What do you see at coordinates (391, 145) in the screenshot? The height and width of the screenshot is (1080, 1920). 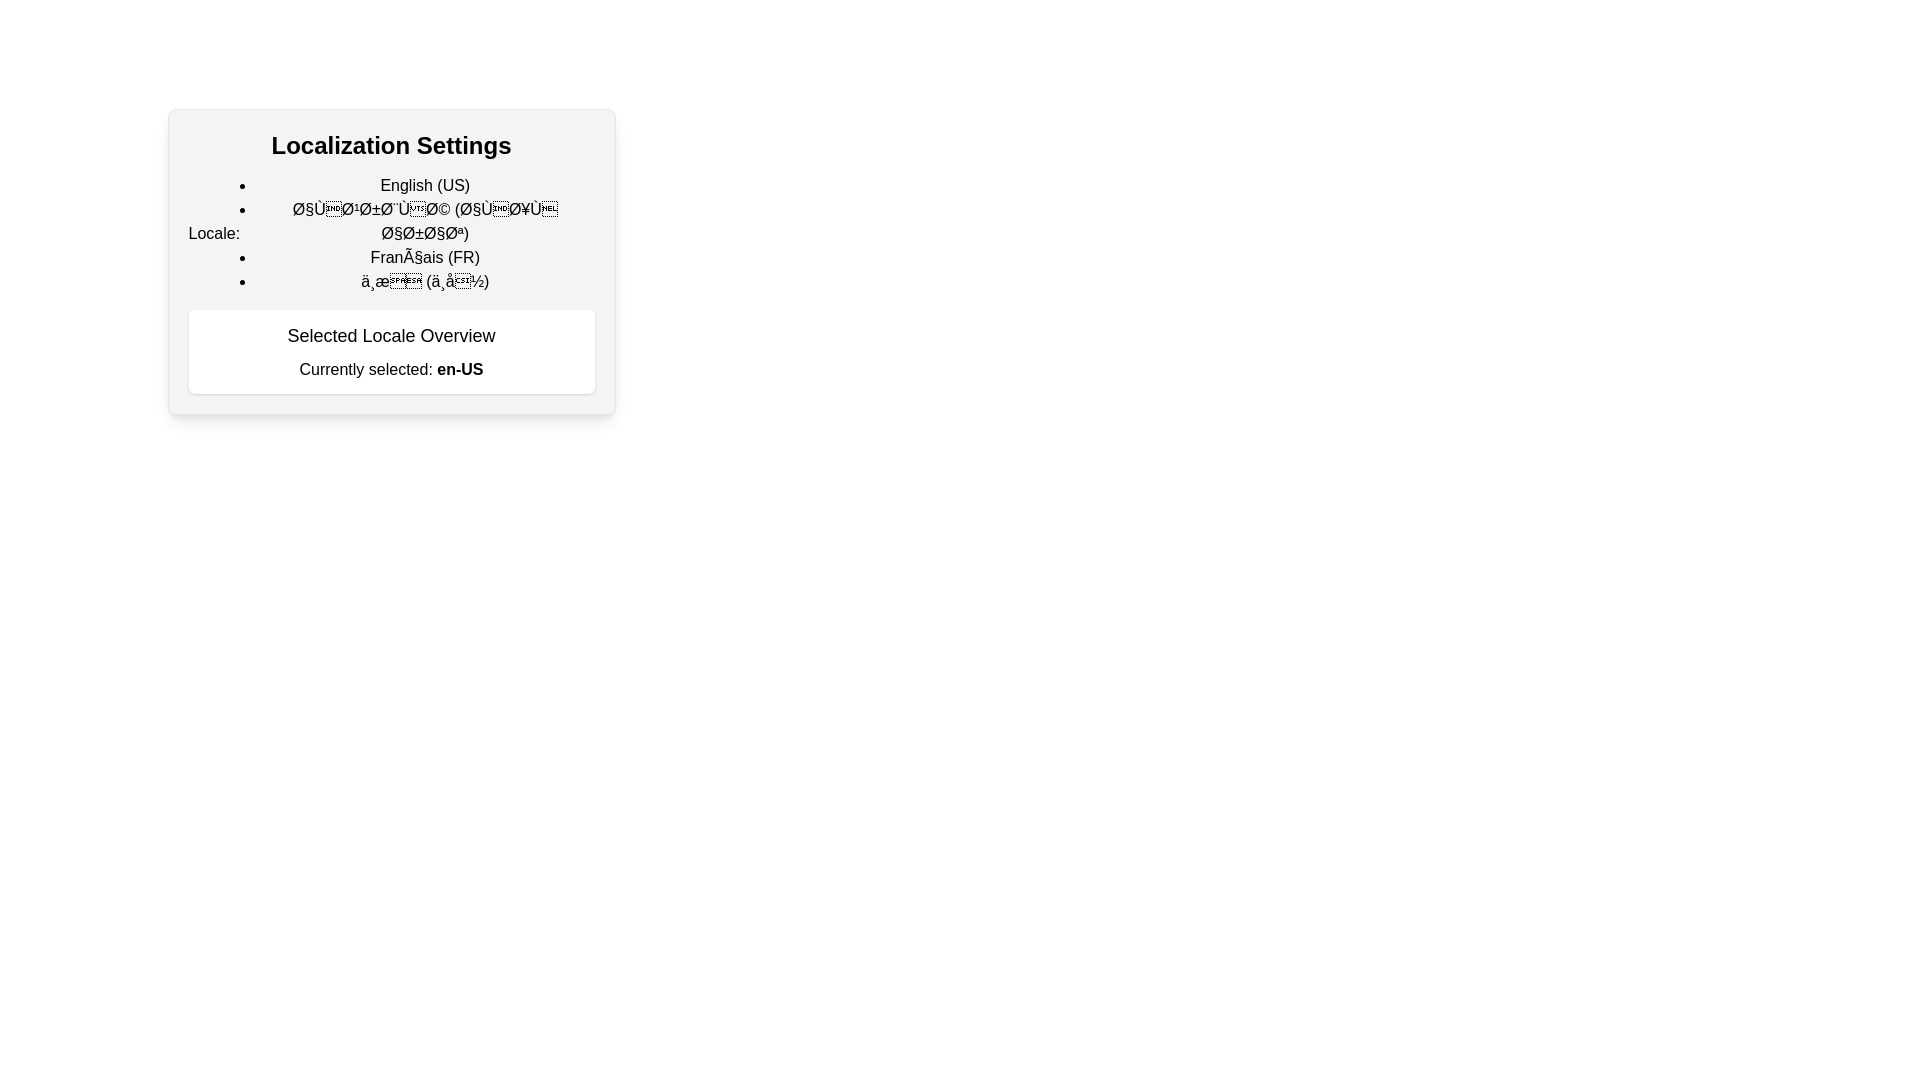 I see `the title text for the 'Localization Settings' section, which is centrally located at the top of the settings panel` at bounding box center [391, 145].